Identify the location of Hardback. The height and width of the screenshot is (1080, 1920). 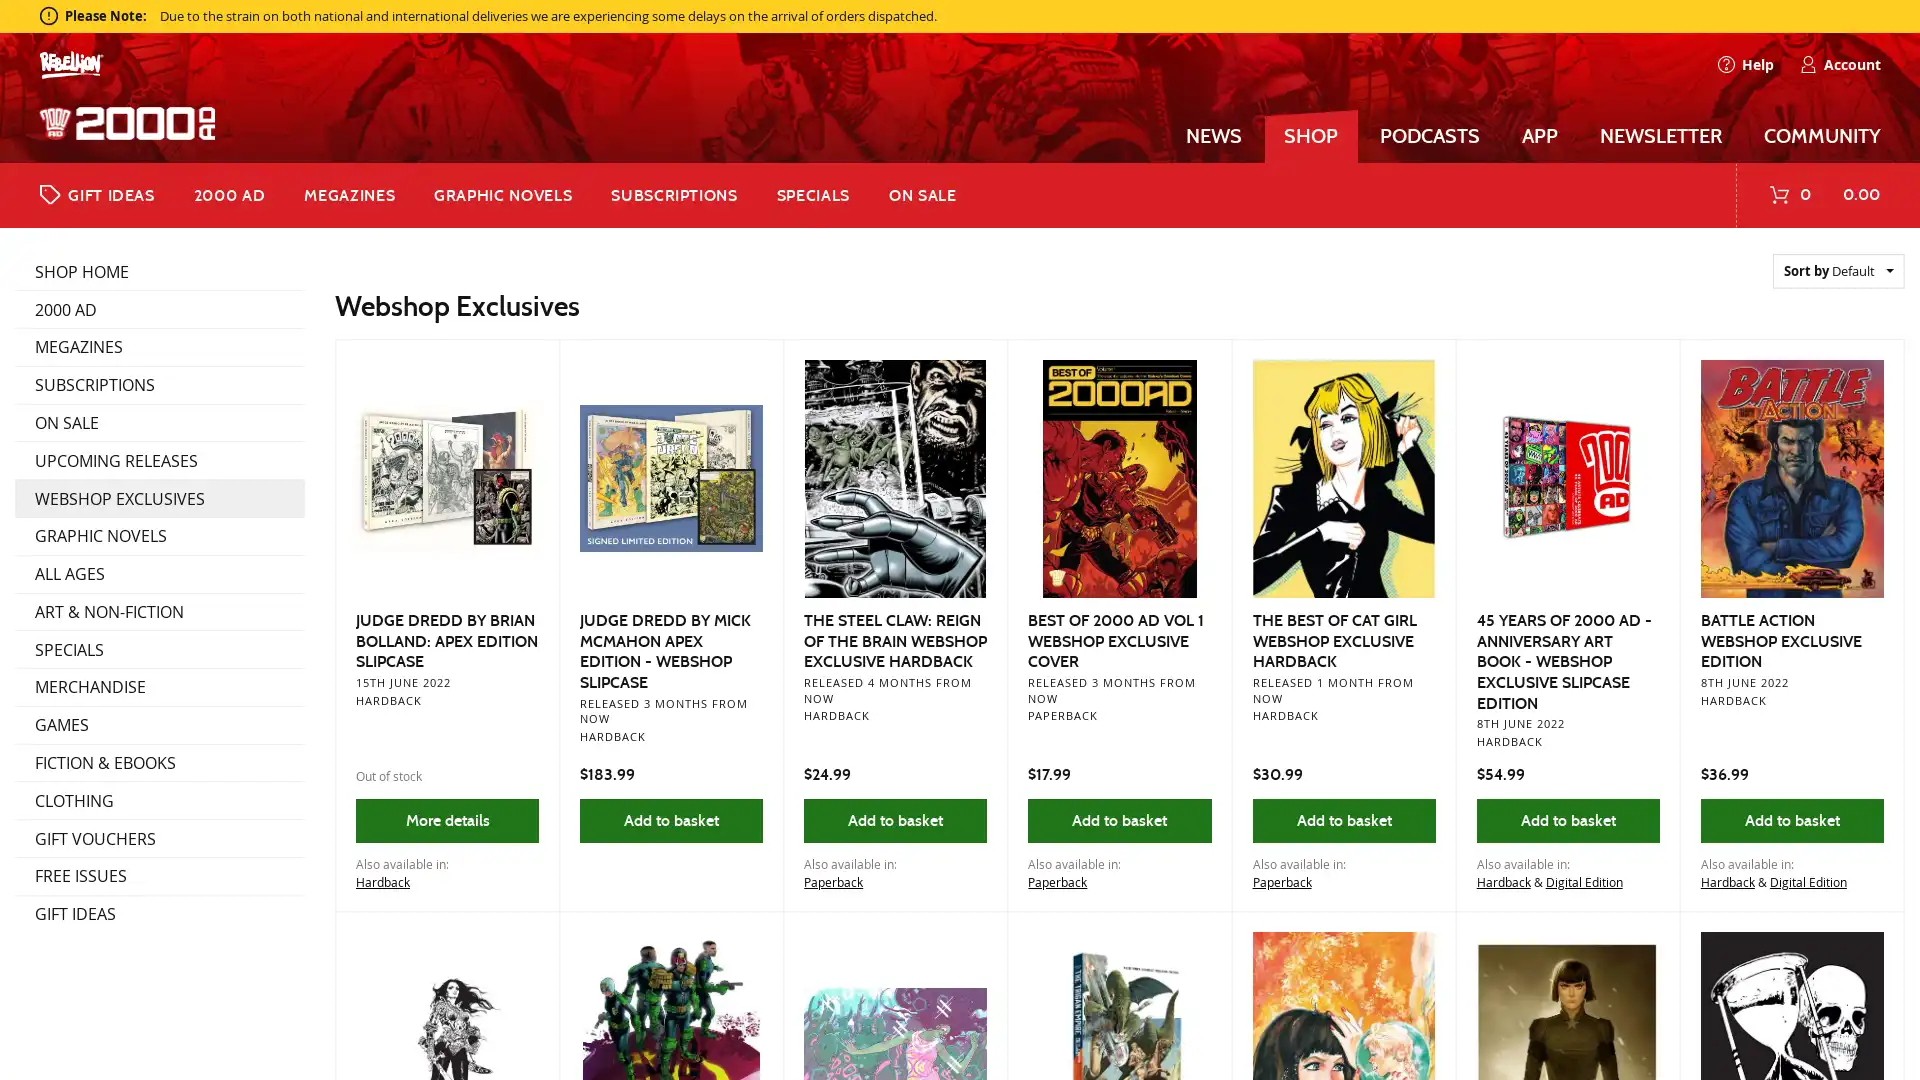
(1726, 881).